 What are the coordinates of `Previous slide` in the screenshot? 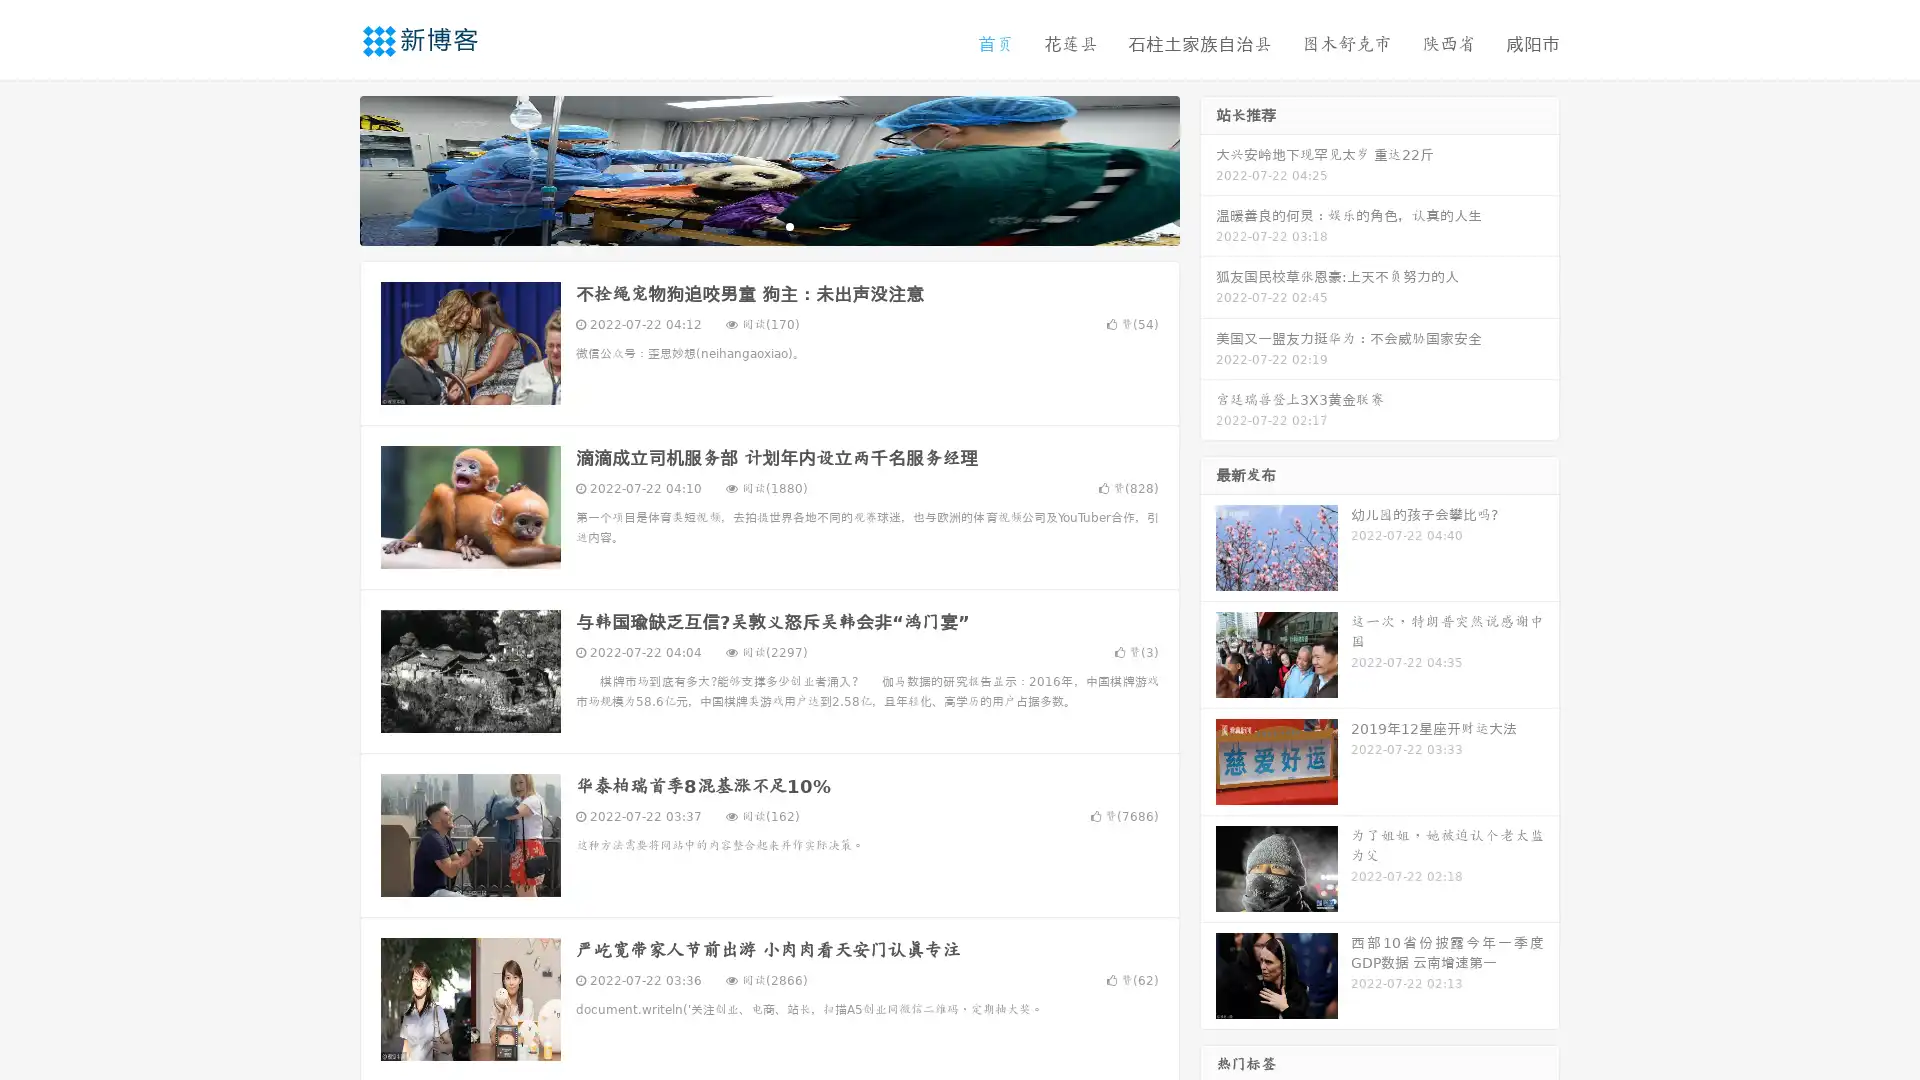 It's located at (330, 168).